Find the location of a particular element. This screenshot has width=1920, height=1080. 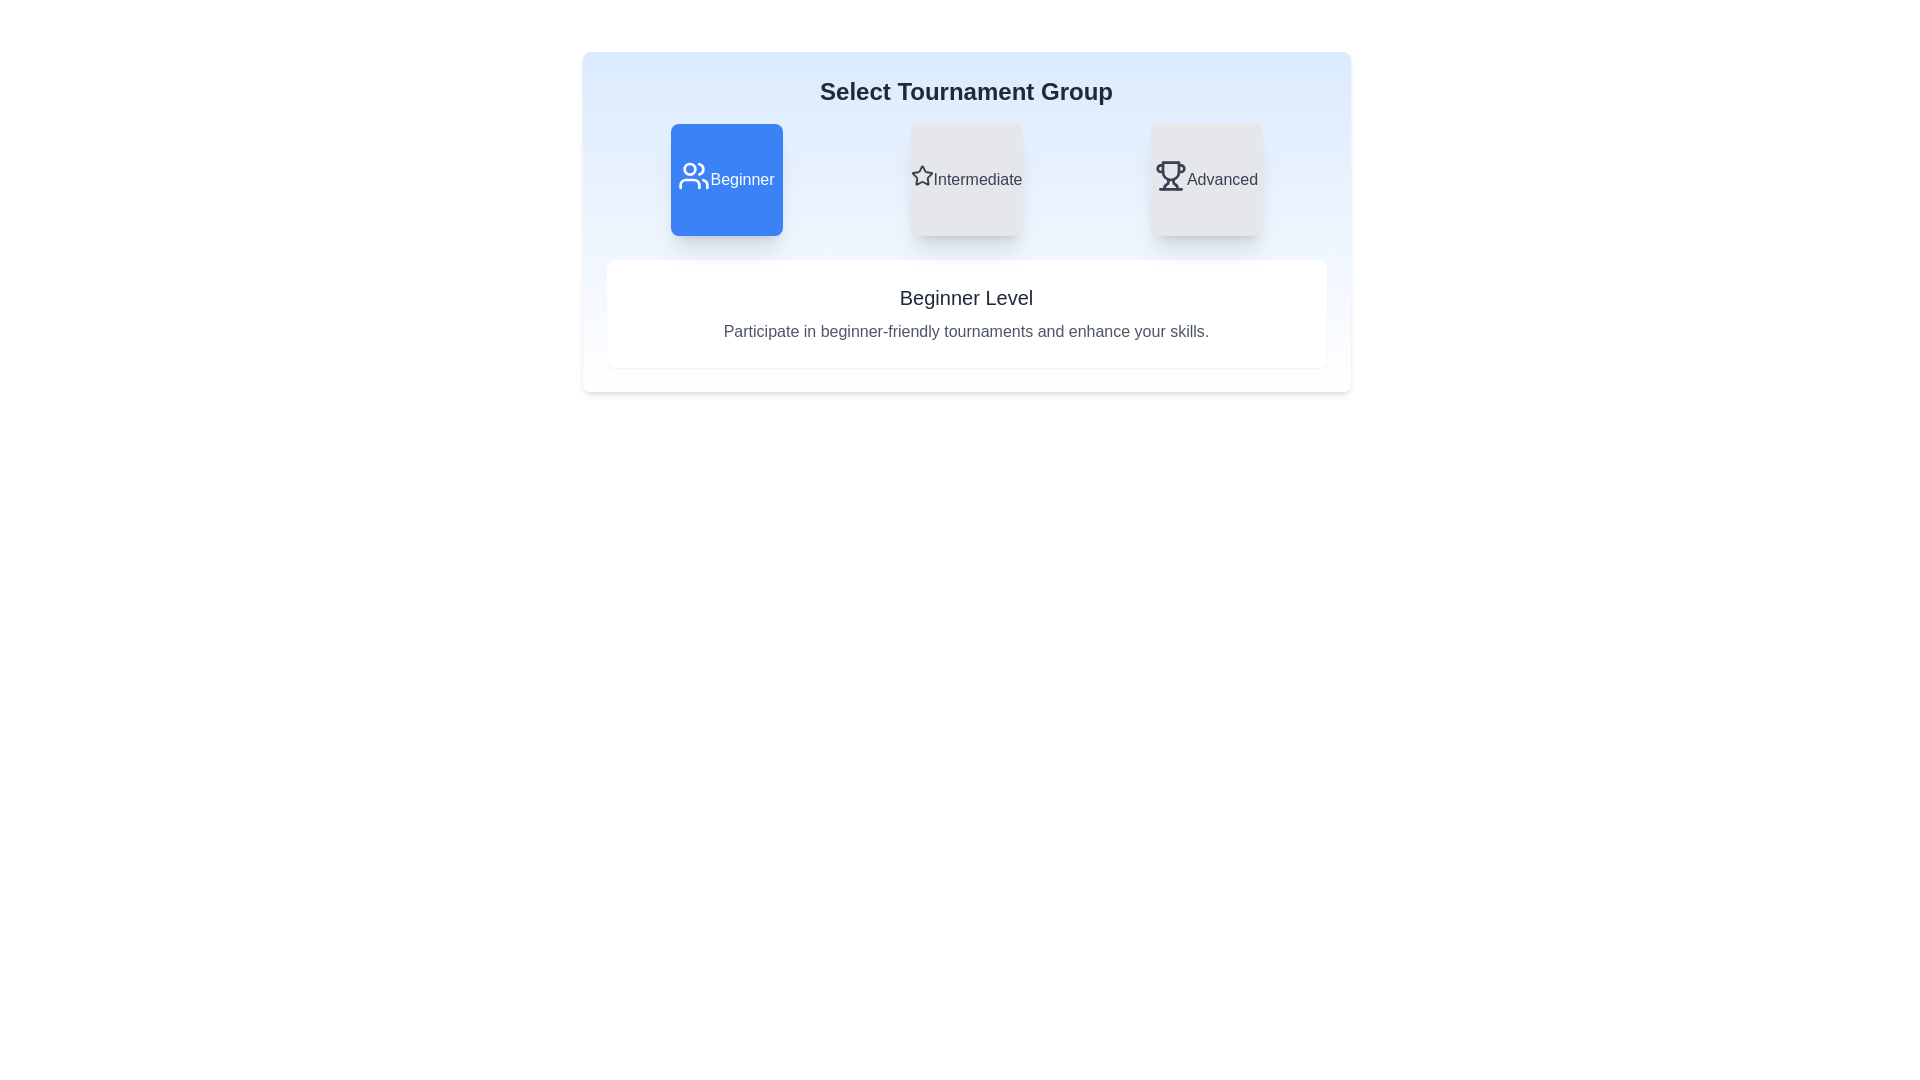

trophy icon, which is dark gray and represents achievement, located in the 'Advanced' option card above the 'Advanced' label is located at coordinates (1170, 175).